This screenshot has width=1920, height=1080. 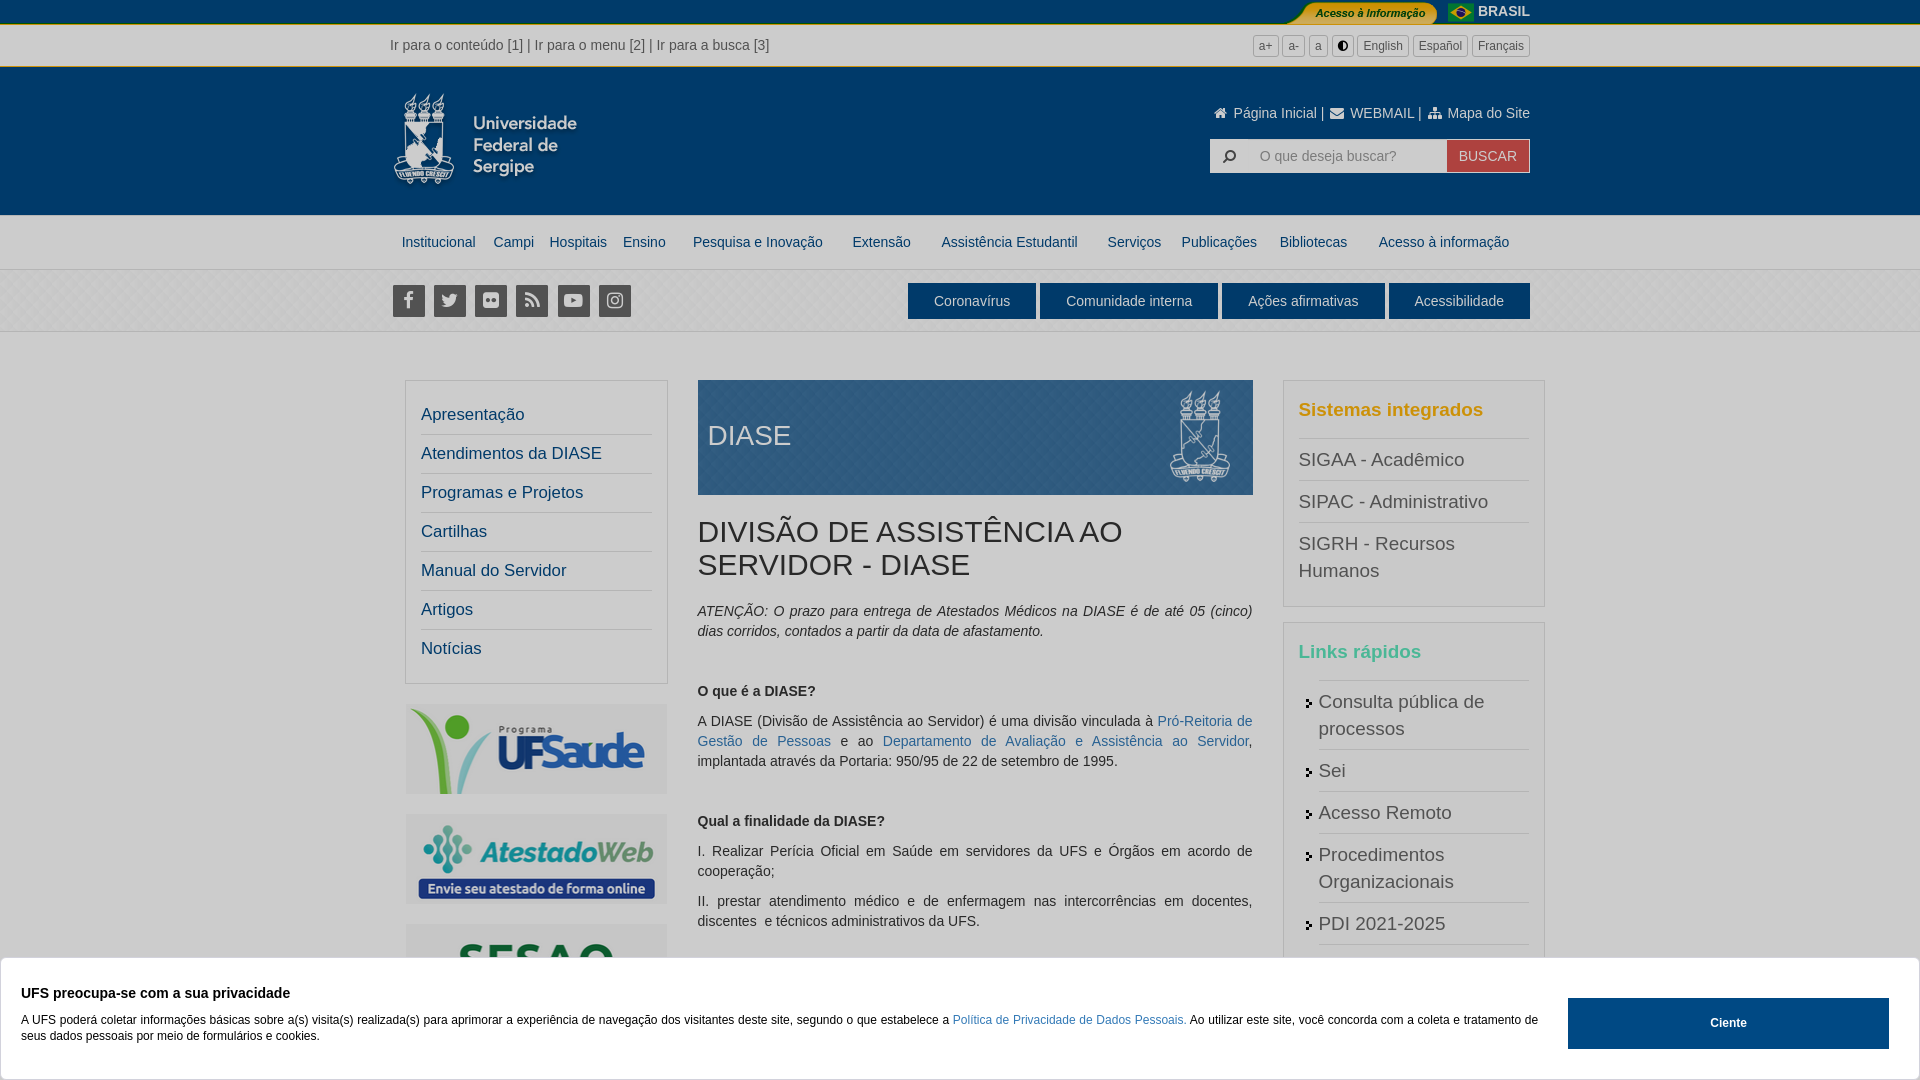 What do you see at coordinates (530, 493) in the screenshot?
I see `'Programas e Projetos'` at bounding box center [530, 493].